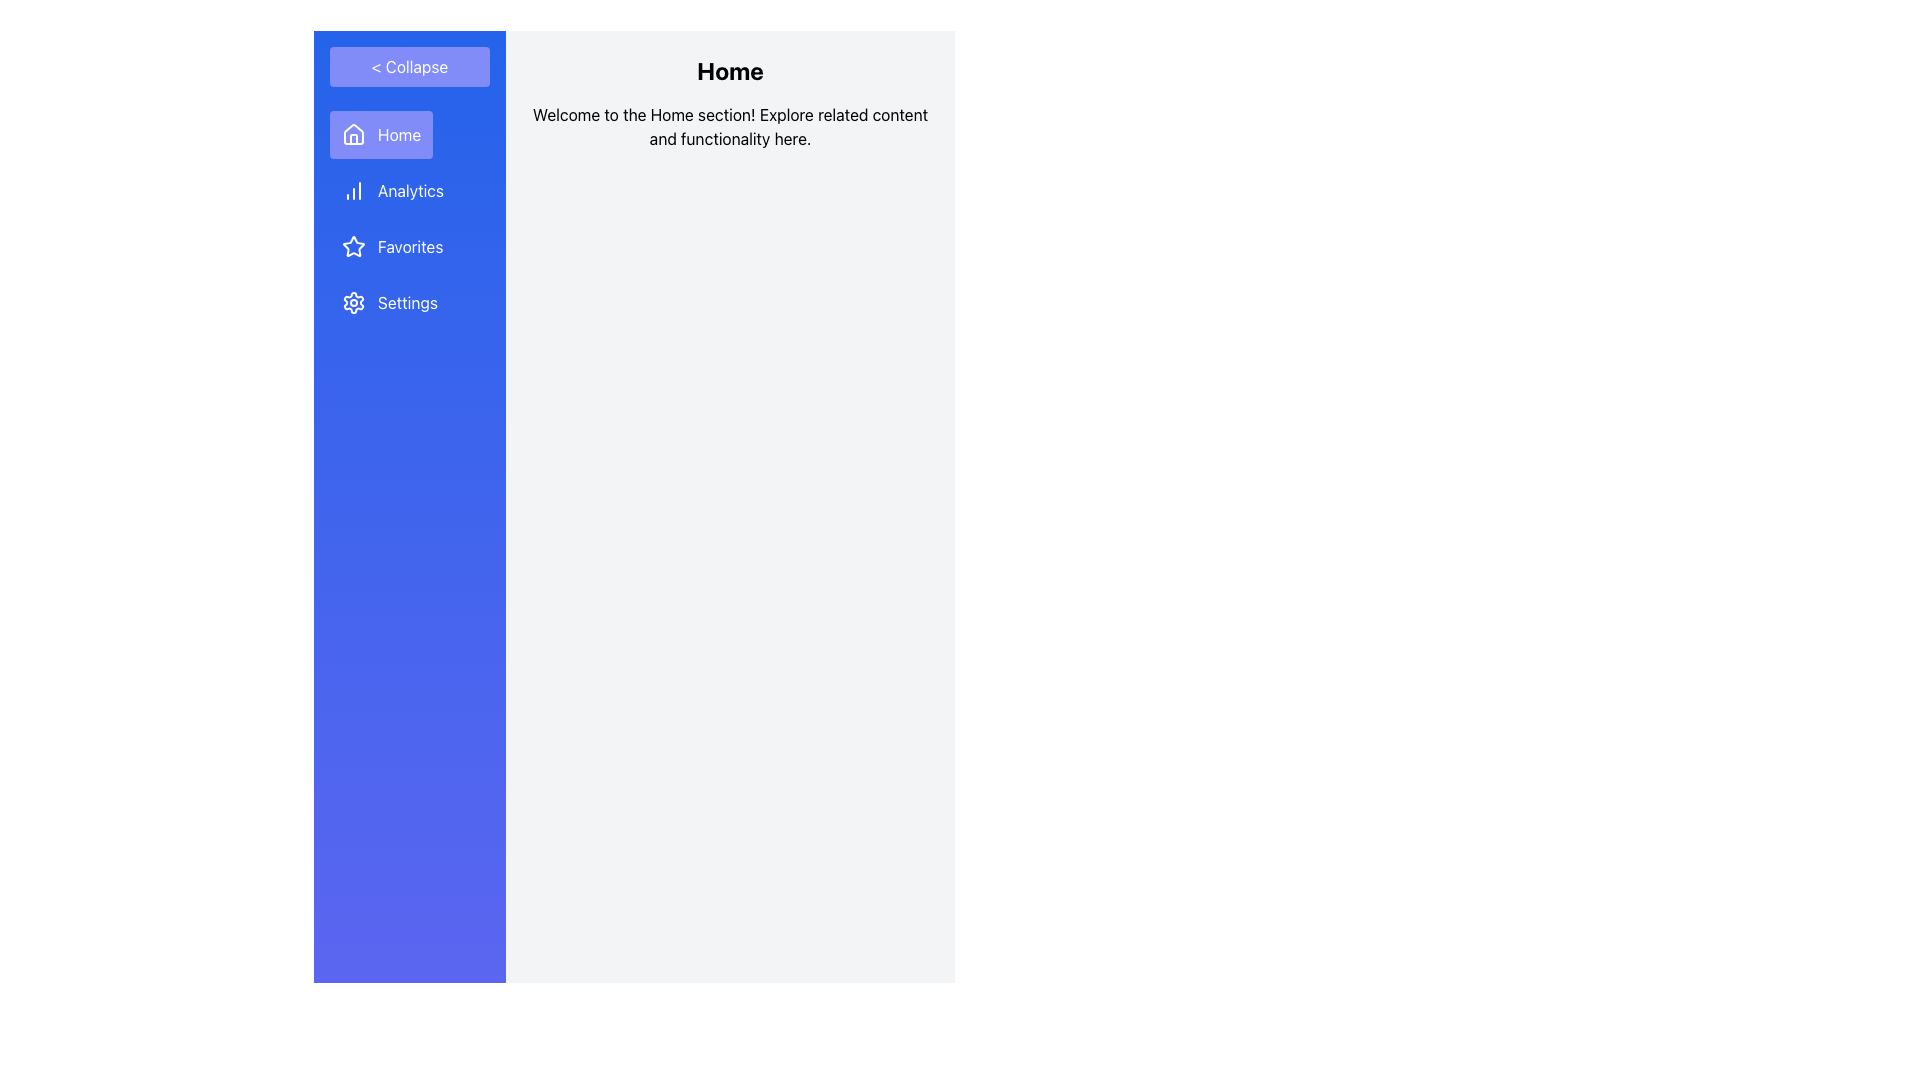 Image resolution: width=1920 pixels, height=1080 pixels. I want to click on the 'Favorites' icon located in the left sidebar menu, positioned between the 'Analytics' and 'Settings' menu items, so click(354, 245).